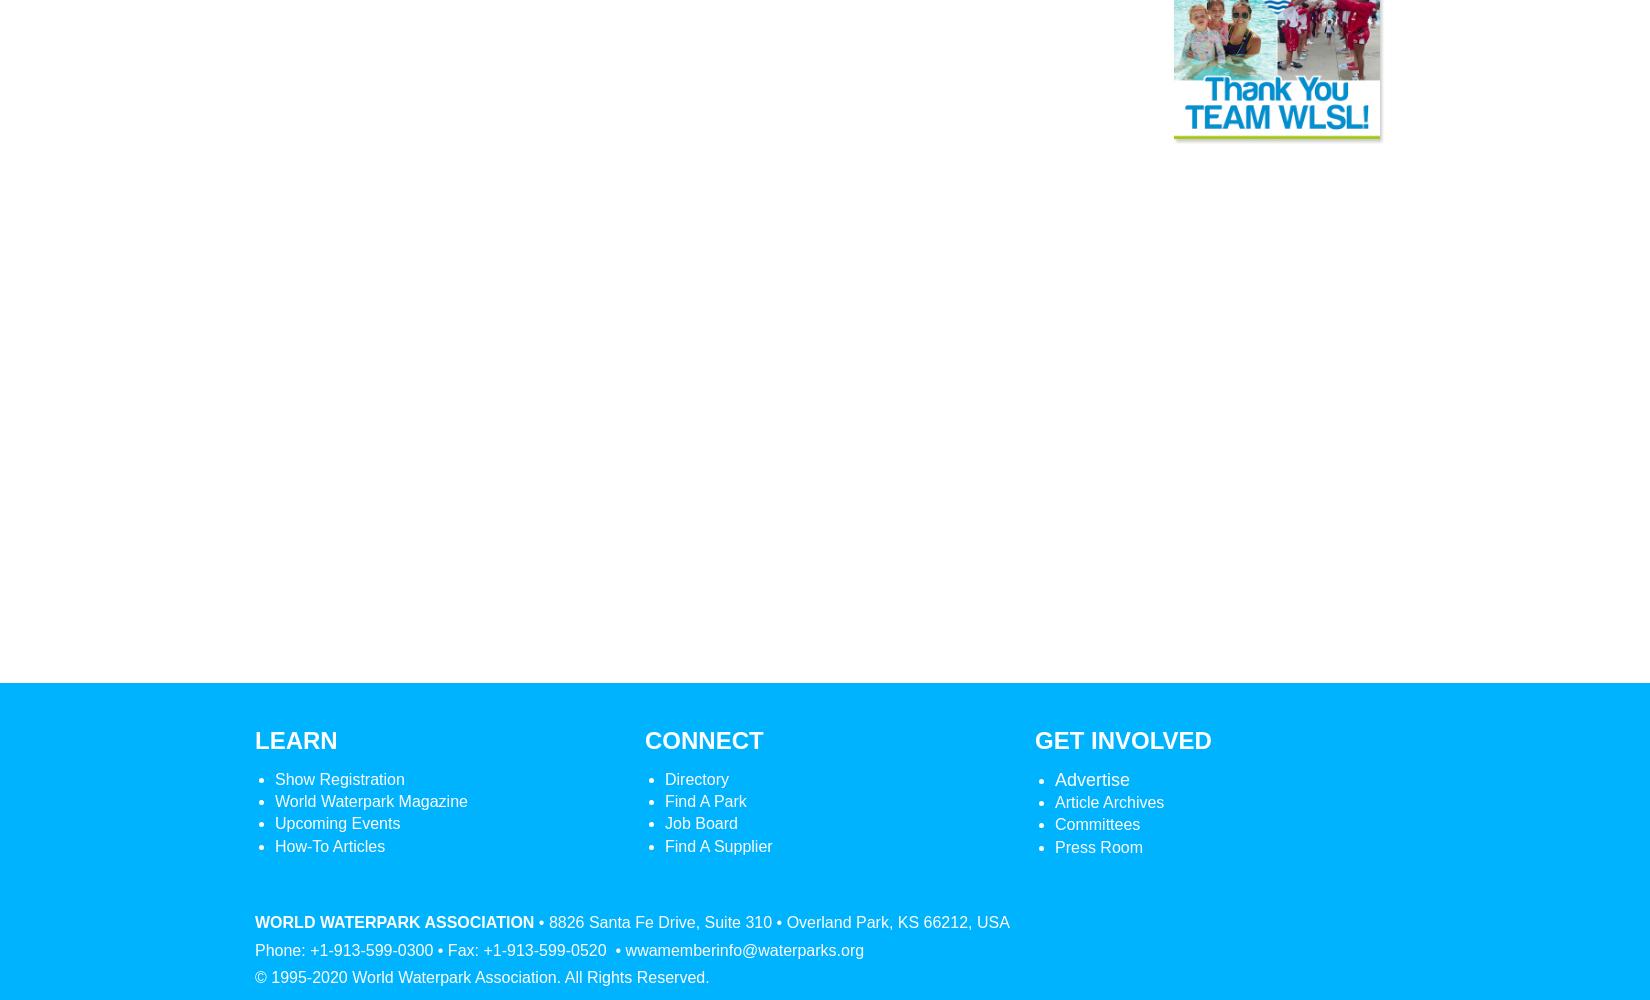 This screenshot has width=1650, height=1000. Describe the element at coordinates (1097, 823) in the screenshot. I see `'Committees'` at that location.